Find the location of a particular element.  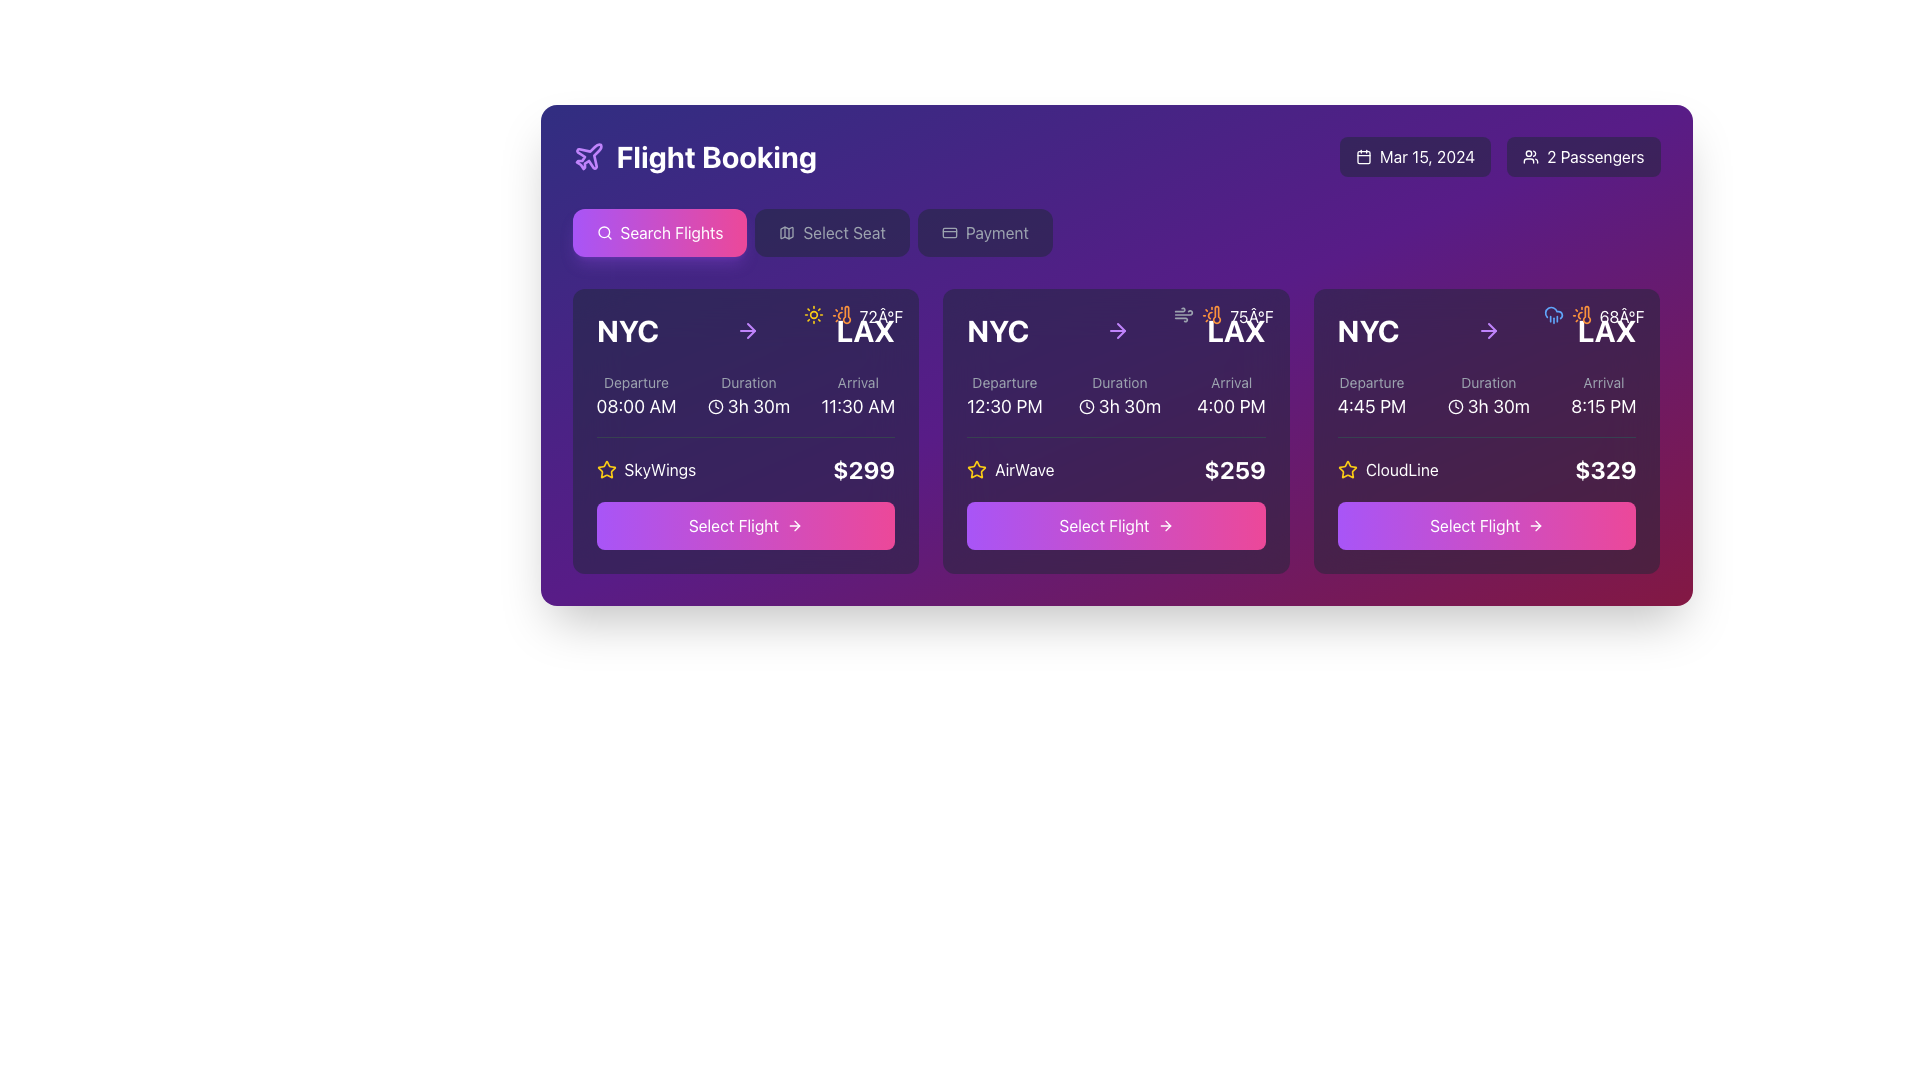

the Arrow icon located in the second flight card, positioned between the 'NYC' and 'LAX' texts is located at coordinates (1121, 330).